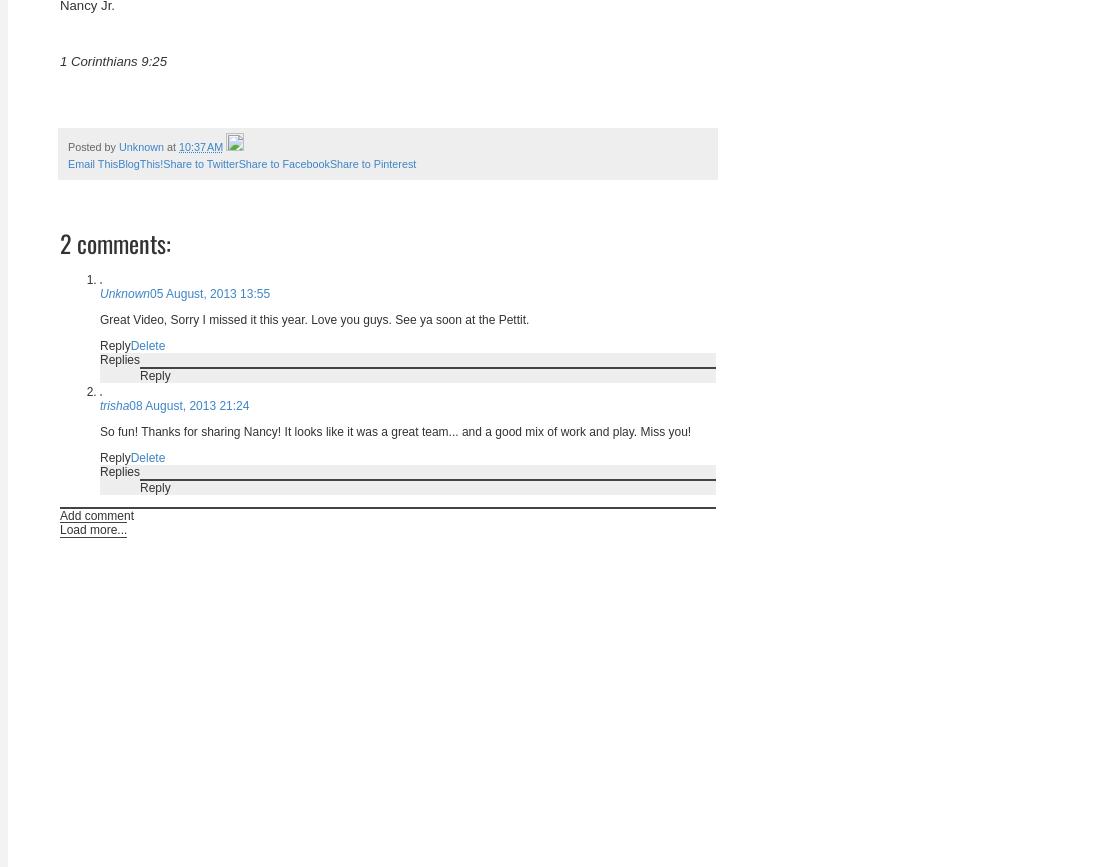 The width and height of the screenshot is (1108, 867). Describe the element at coordinates (171, 147) in the screenshot. I see `'at'` at that location.